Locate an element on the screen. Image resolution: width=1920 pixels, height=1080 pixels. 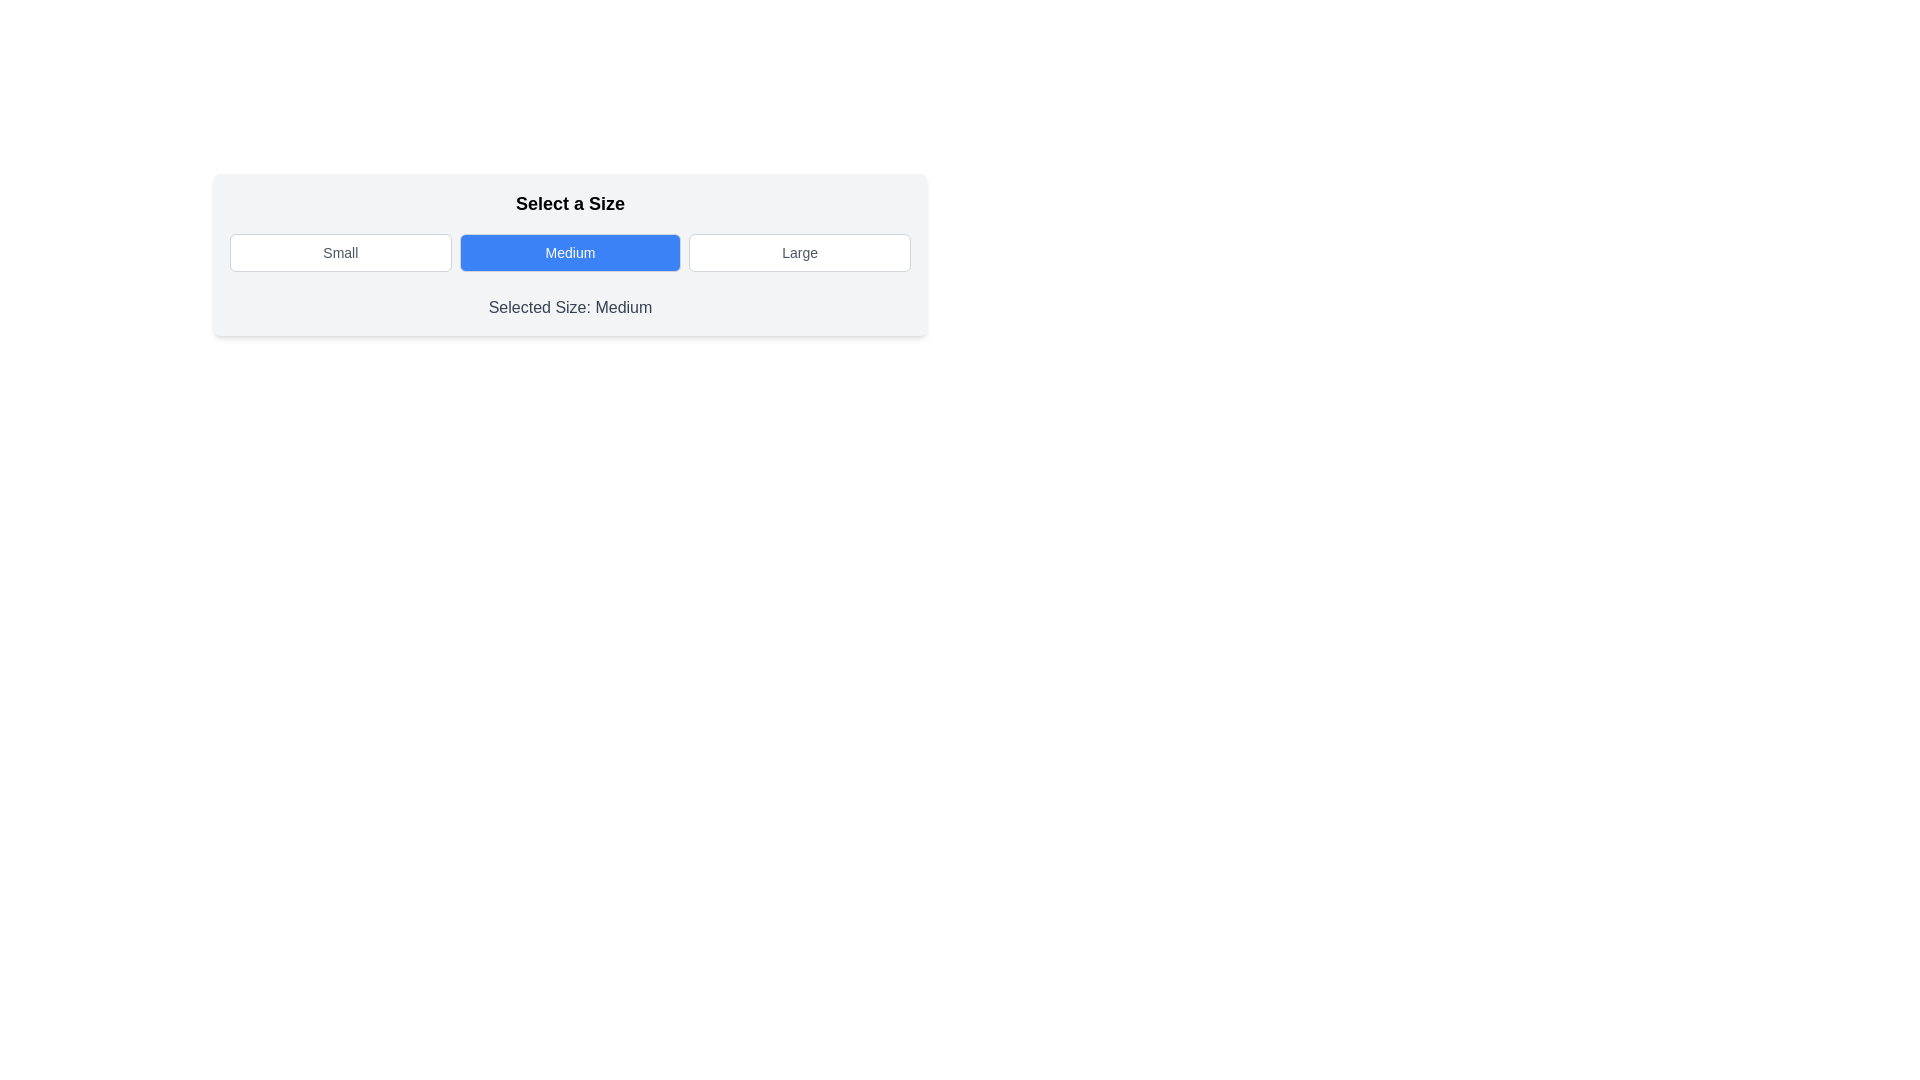
the text label that displays 'Select a Size', which is styled in a bold, large font and positioned at the top of the size selection section is located at coordinates (569, 204).